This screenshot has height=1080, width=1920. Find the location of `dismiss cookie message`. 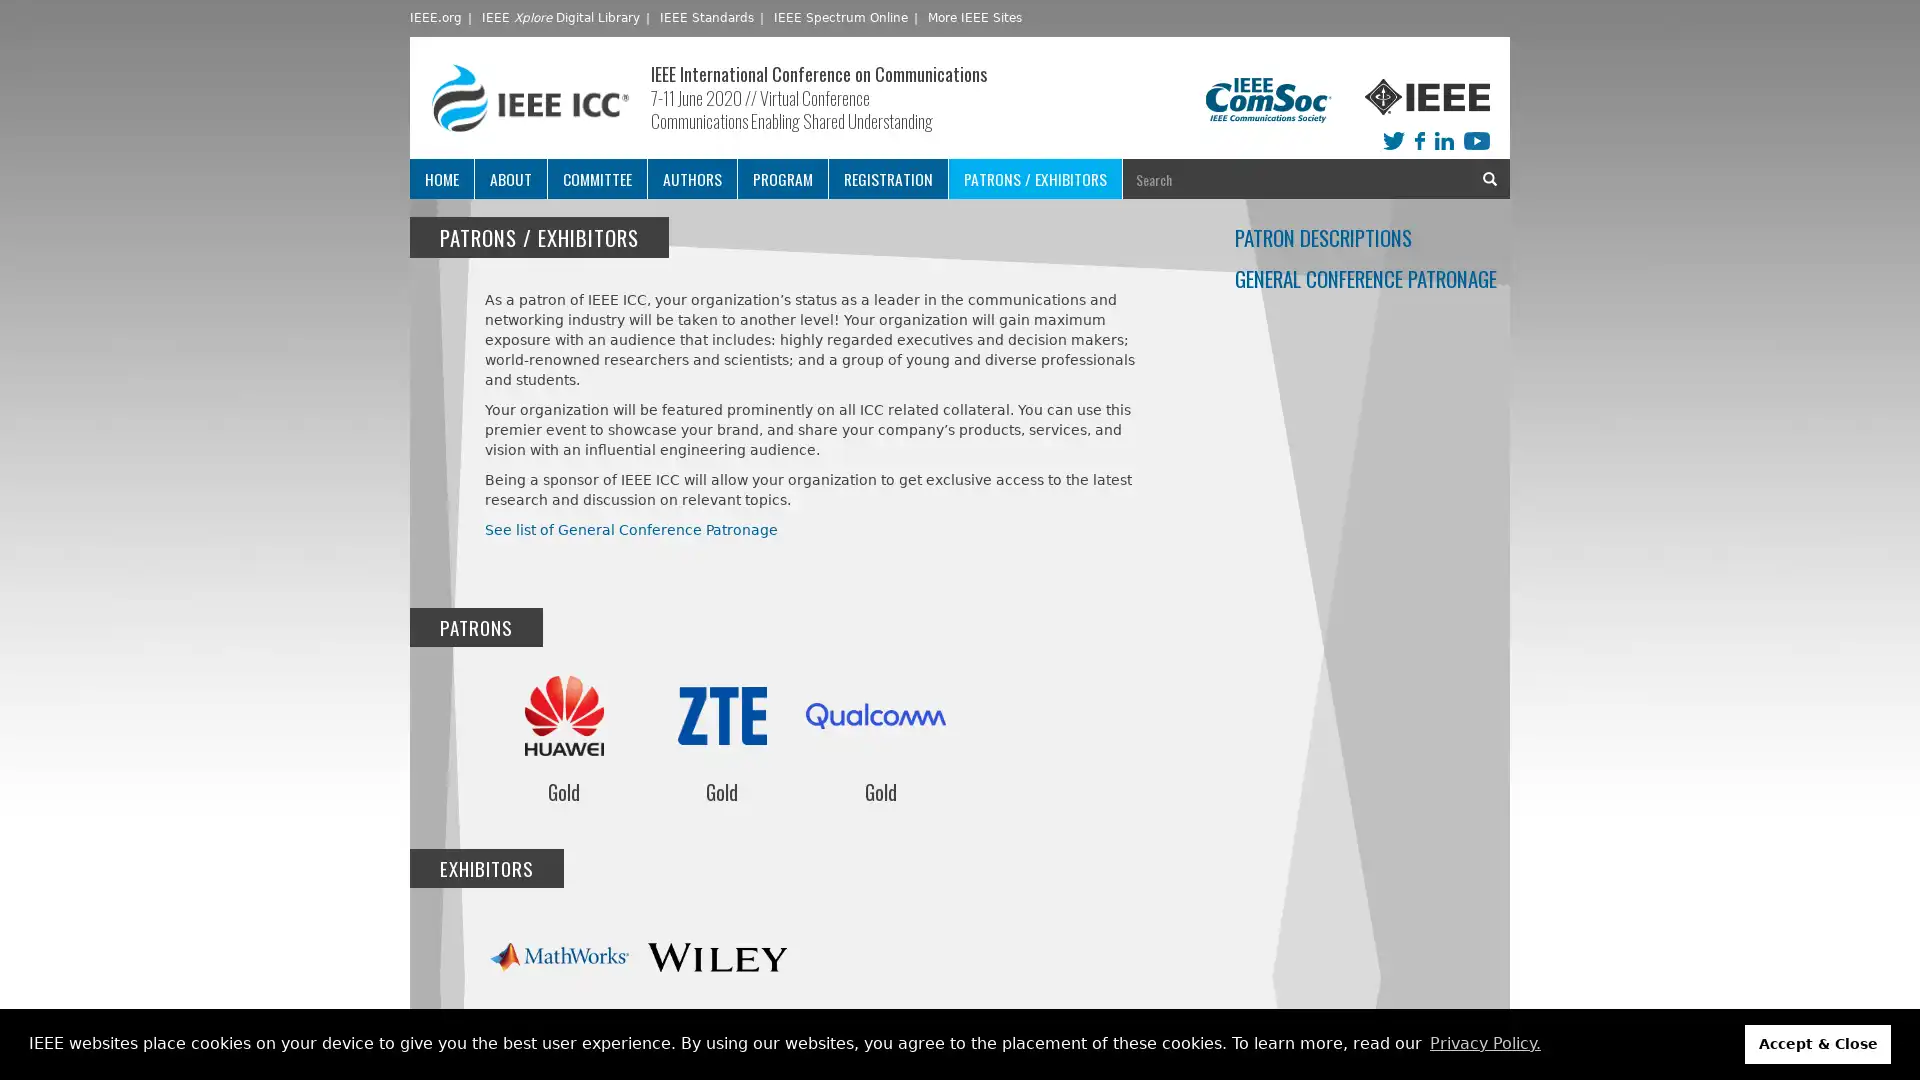

dismiss cookie message is located at coordinates (1818, 1043).